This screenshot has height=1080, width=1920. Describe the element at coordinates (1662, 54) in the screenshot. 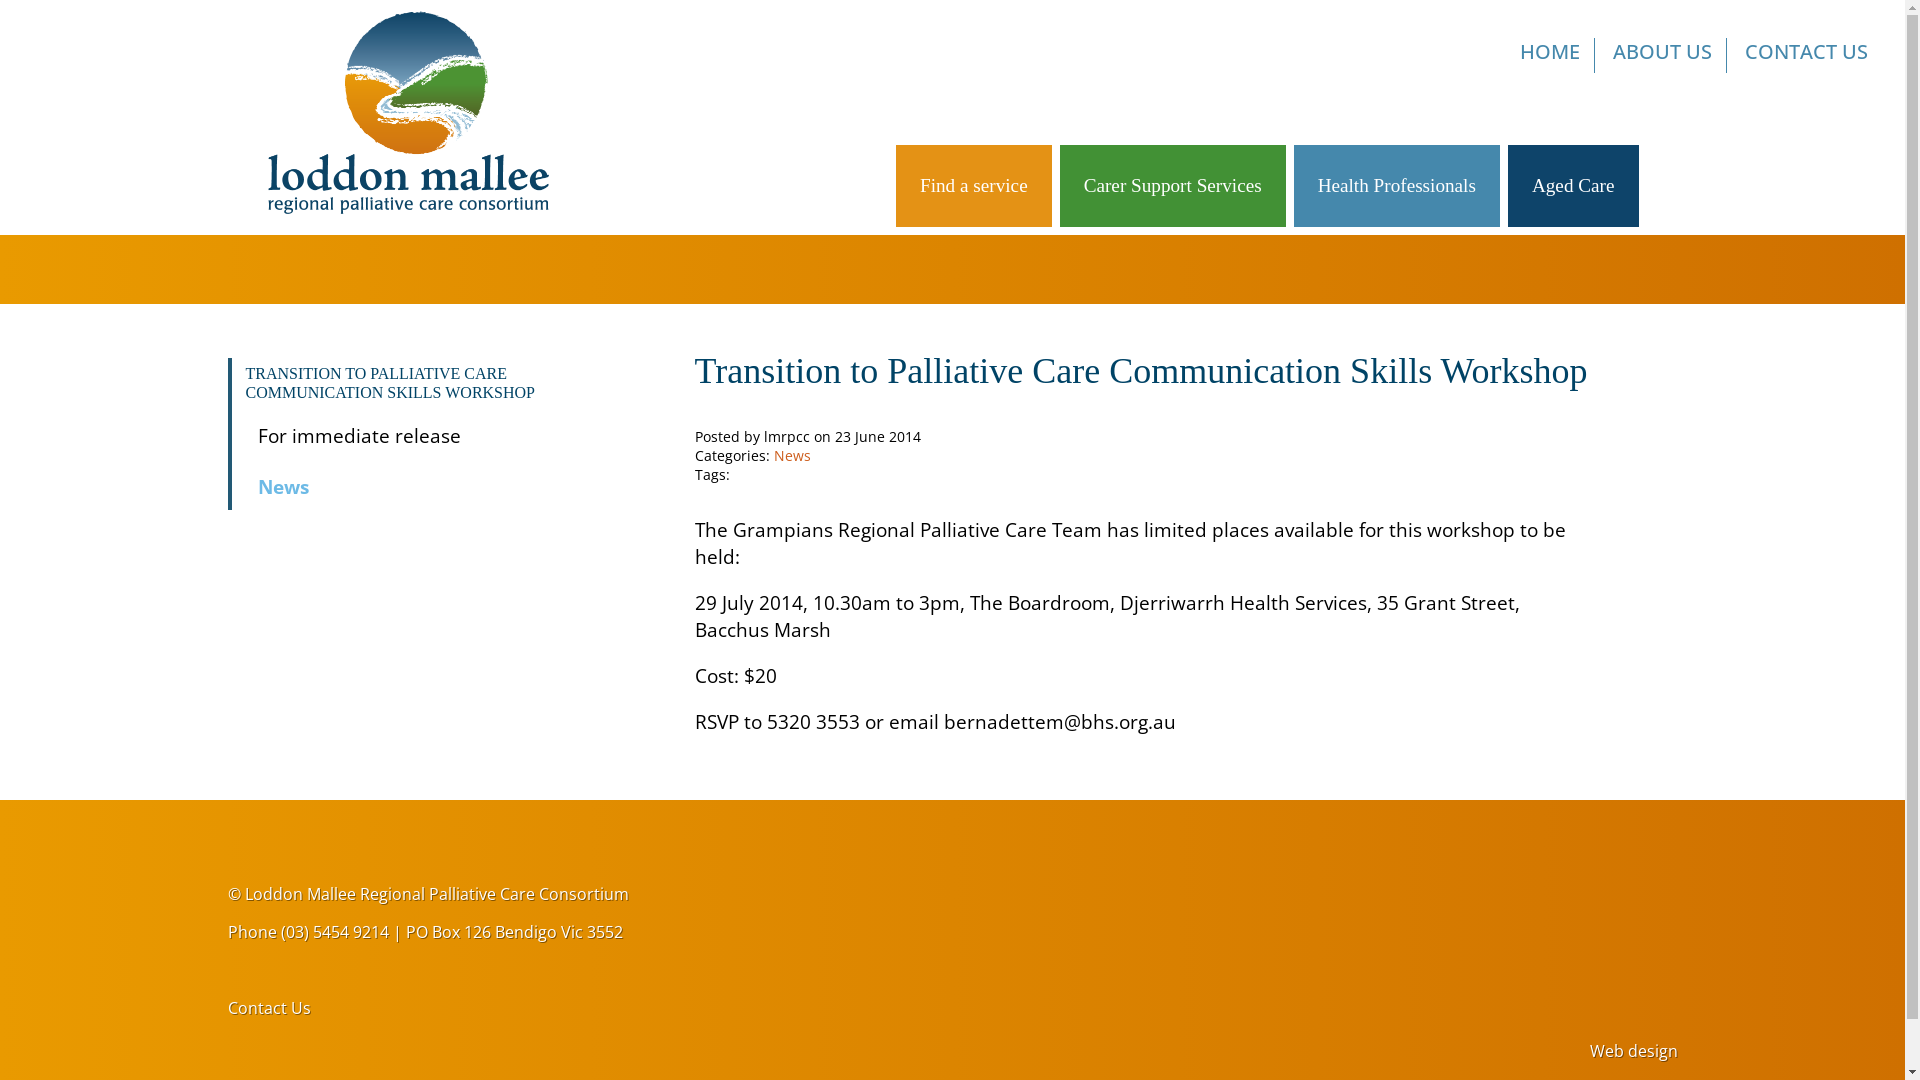

I see `'ABOUT US'` at that location.